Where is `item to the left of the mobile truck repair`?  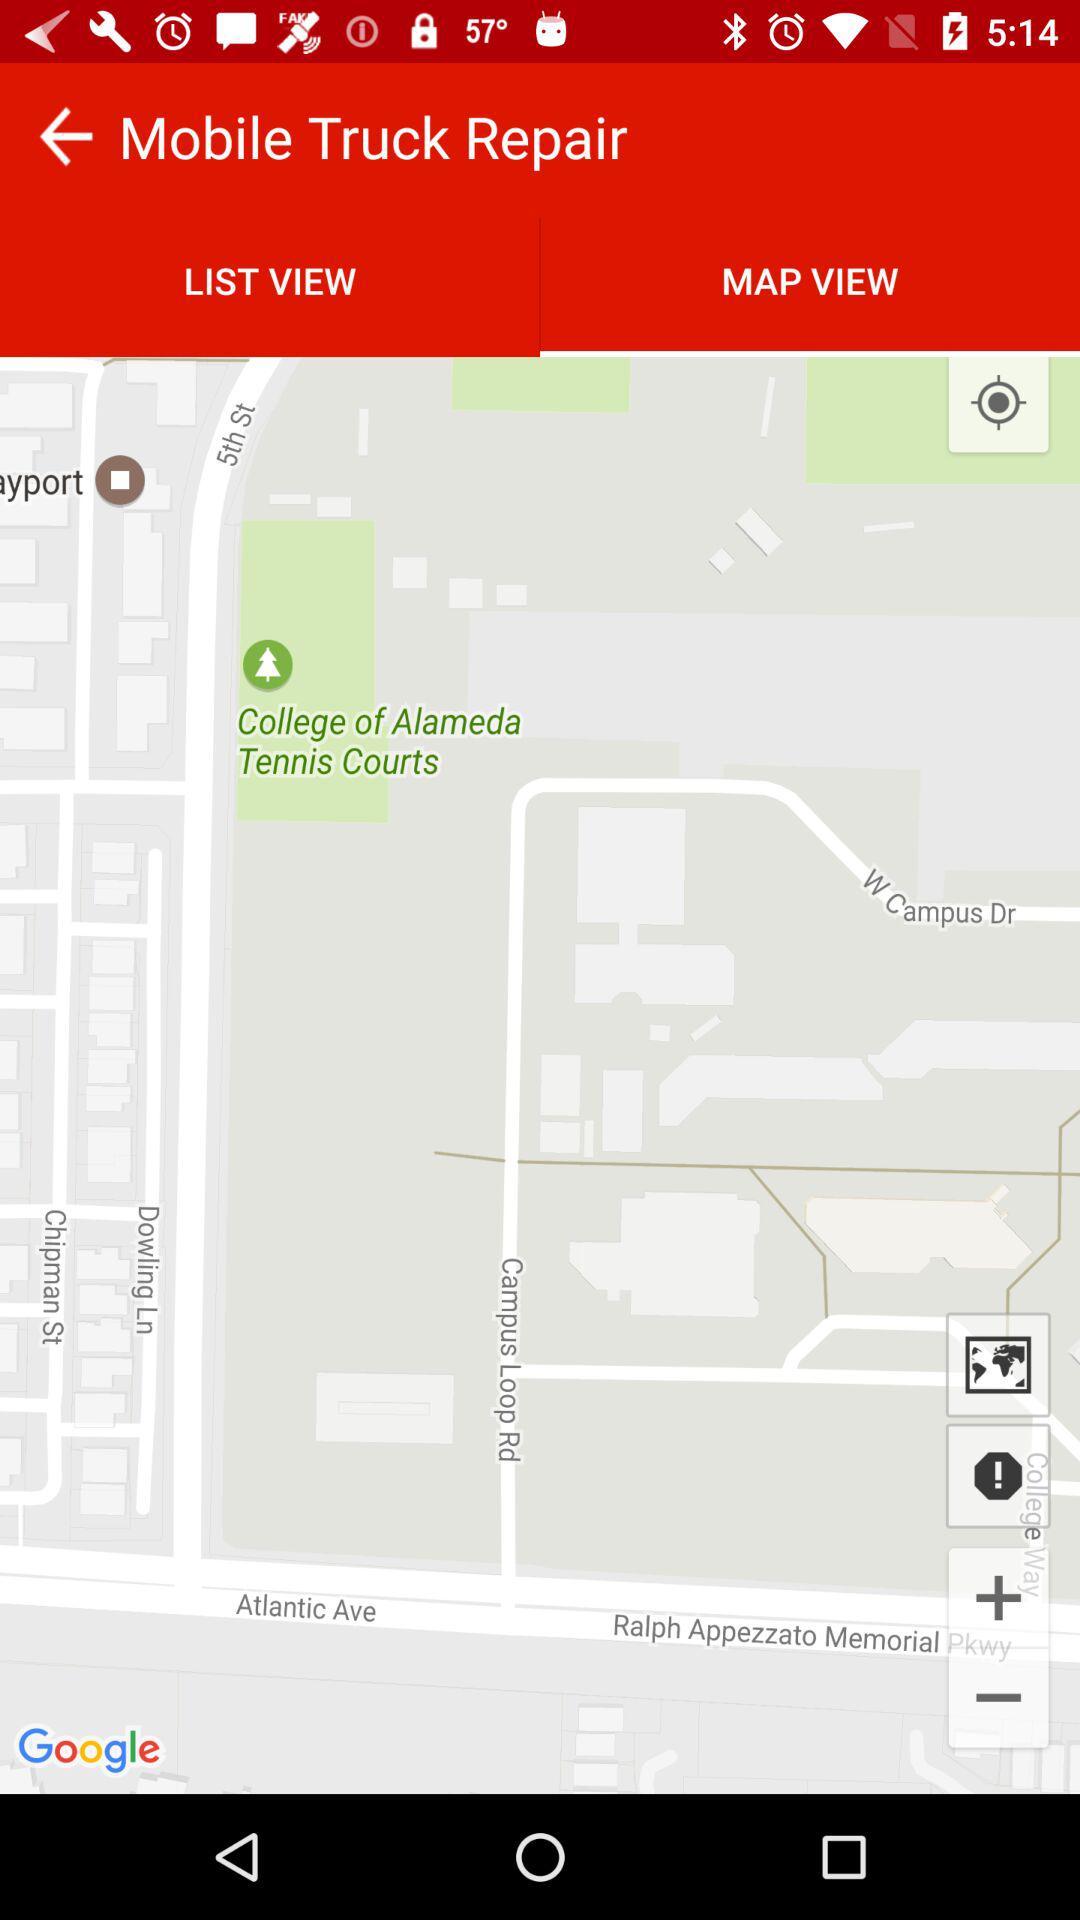
item to the left of the mobile truck repair is located at coordinates (64, 135).